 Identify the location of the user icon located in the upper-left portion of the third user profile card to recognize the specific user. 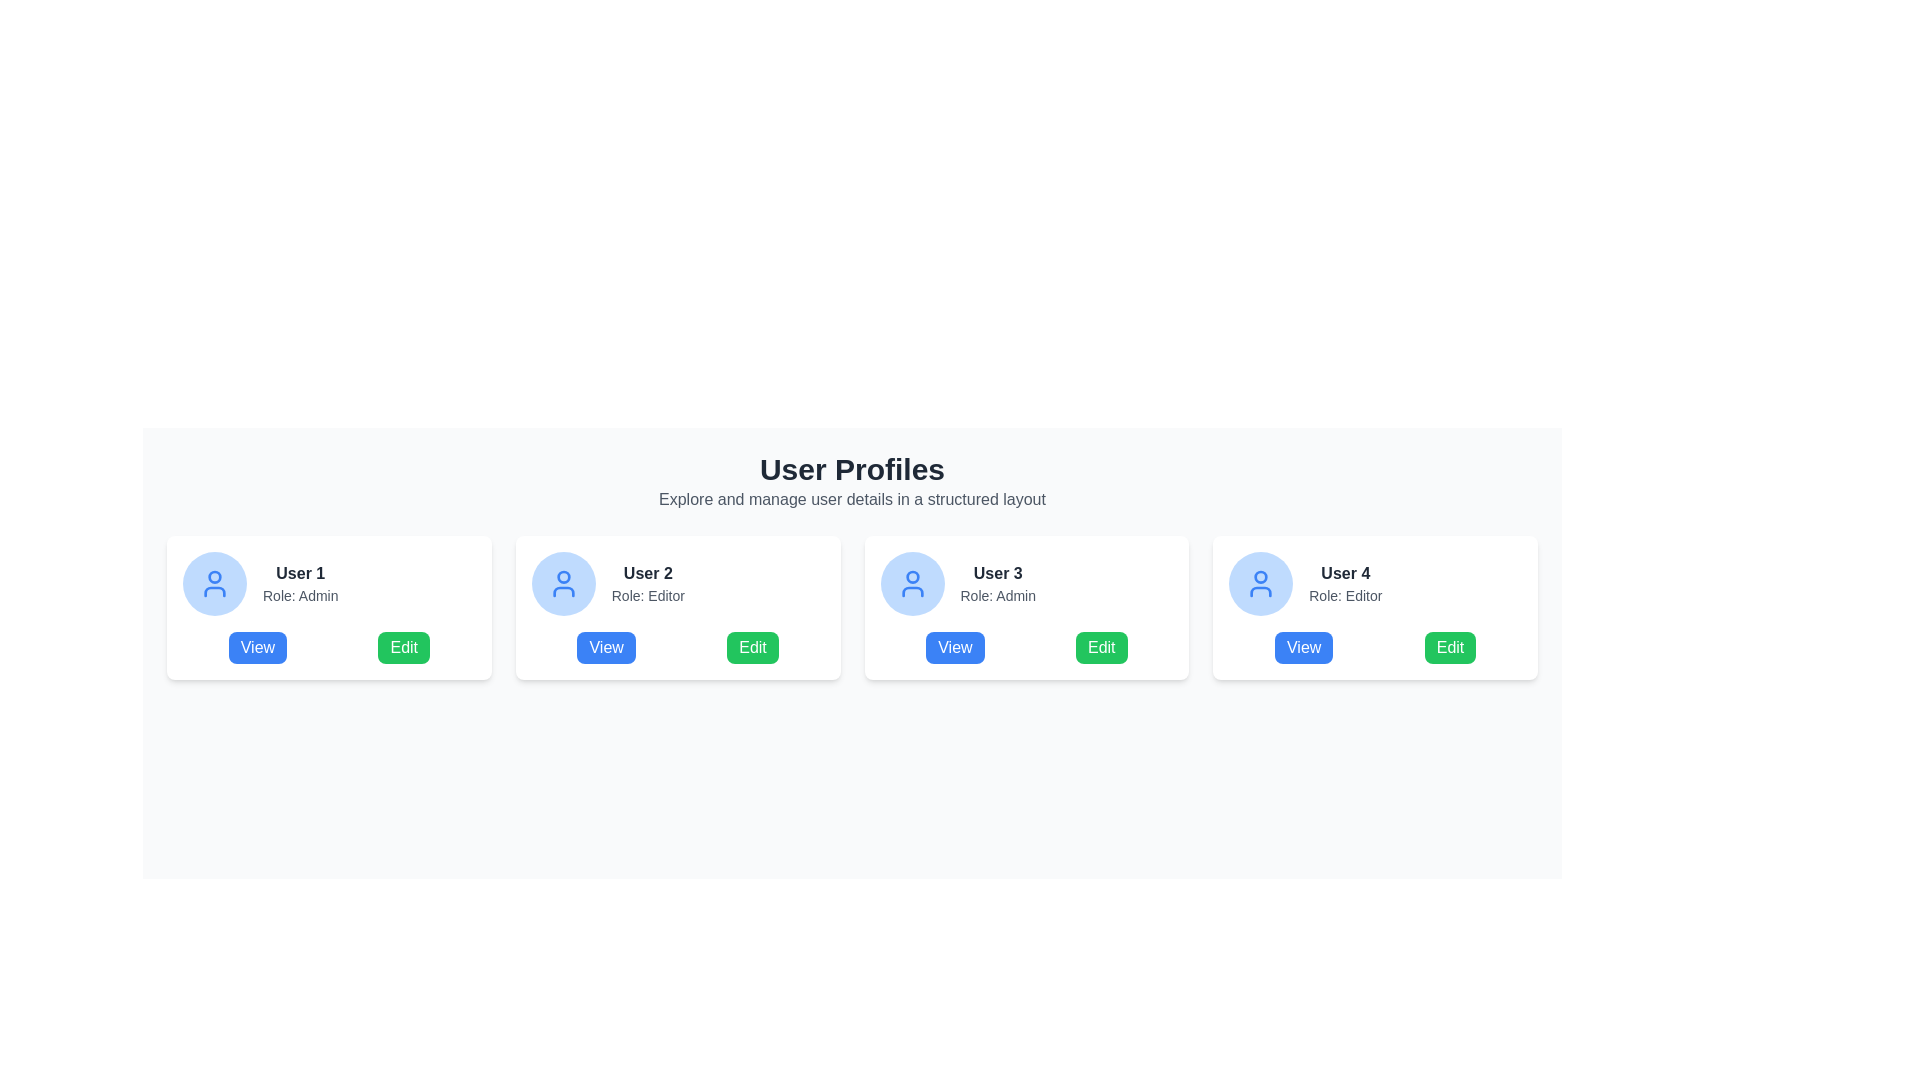
(911, 583).